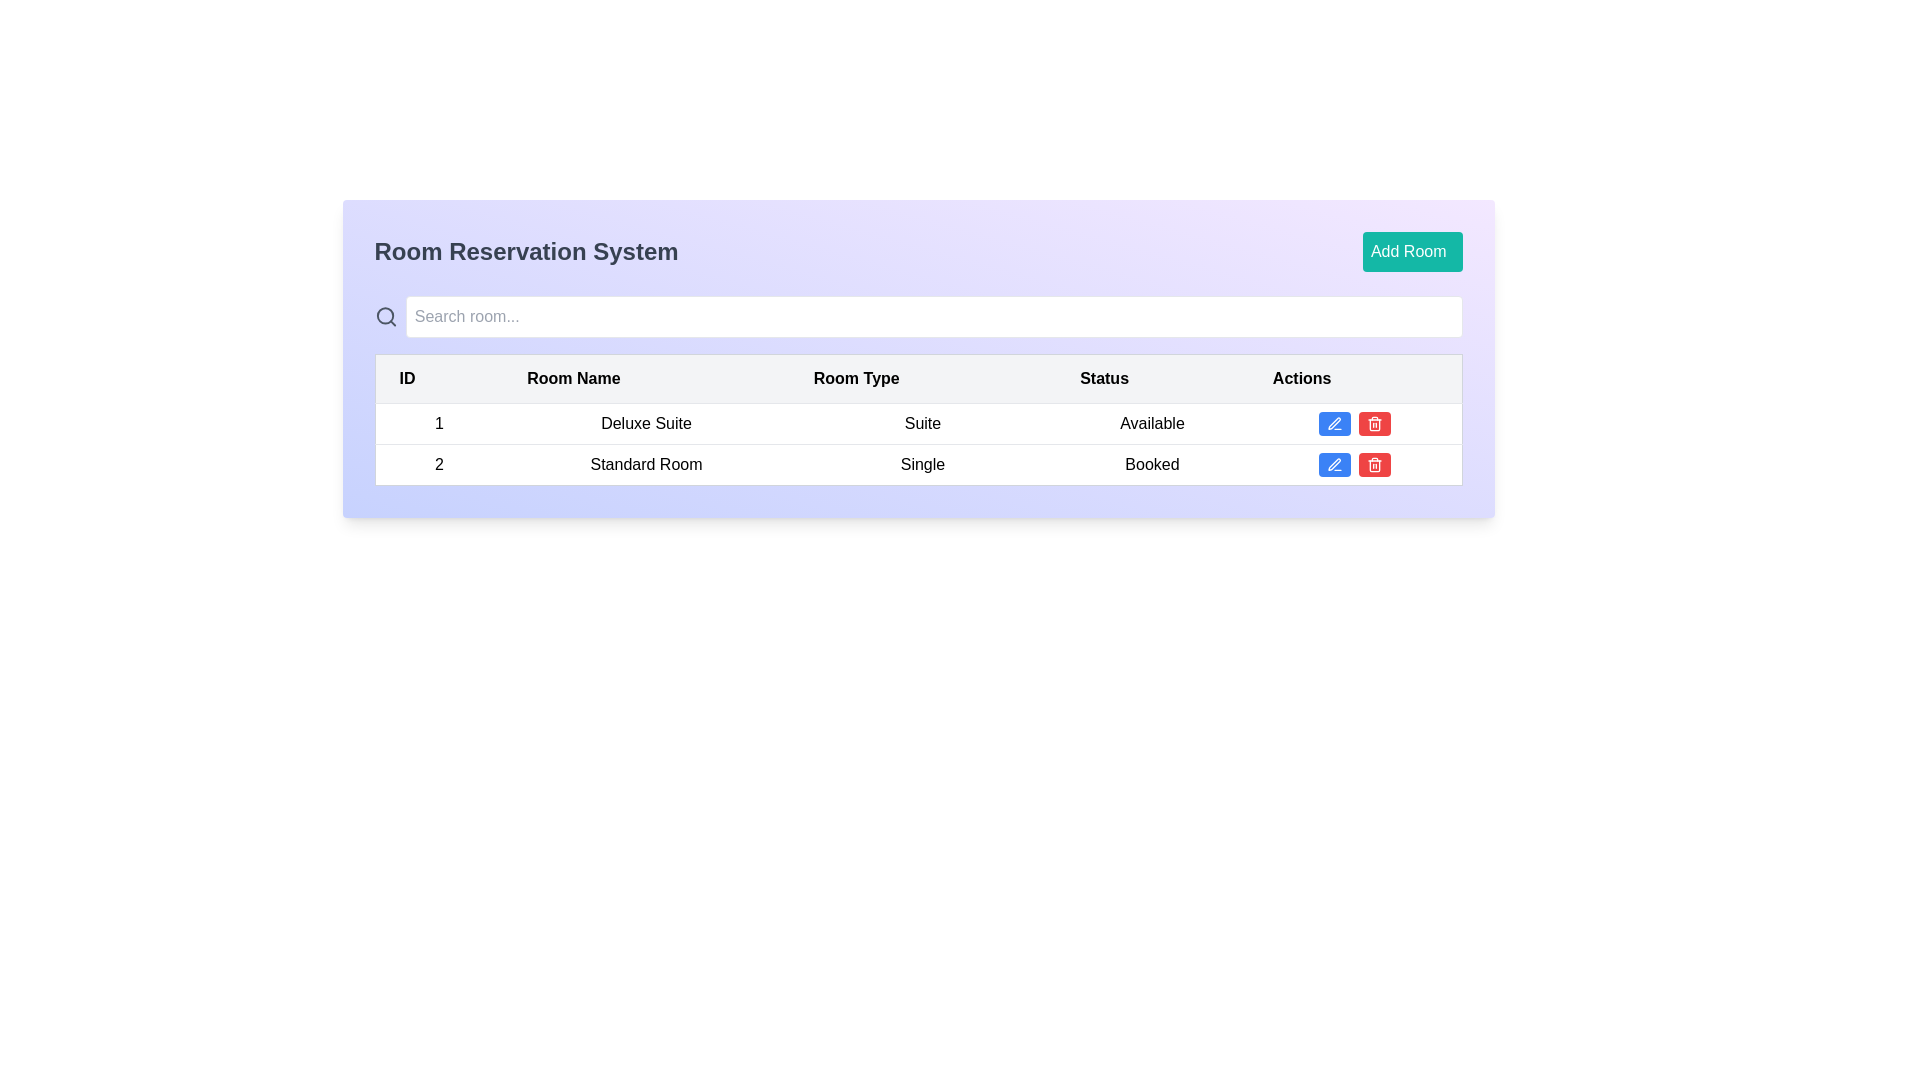 This screenshot has width=1920, height=1080. I want to click on the 'Single' room type text label located in the 'Room Type' column of the table, which corresponds to the '2' ID and 'Standard Room' entry, so click(921, 465).